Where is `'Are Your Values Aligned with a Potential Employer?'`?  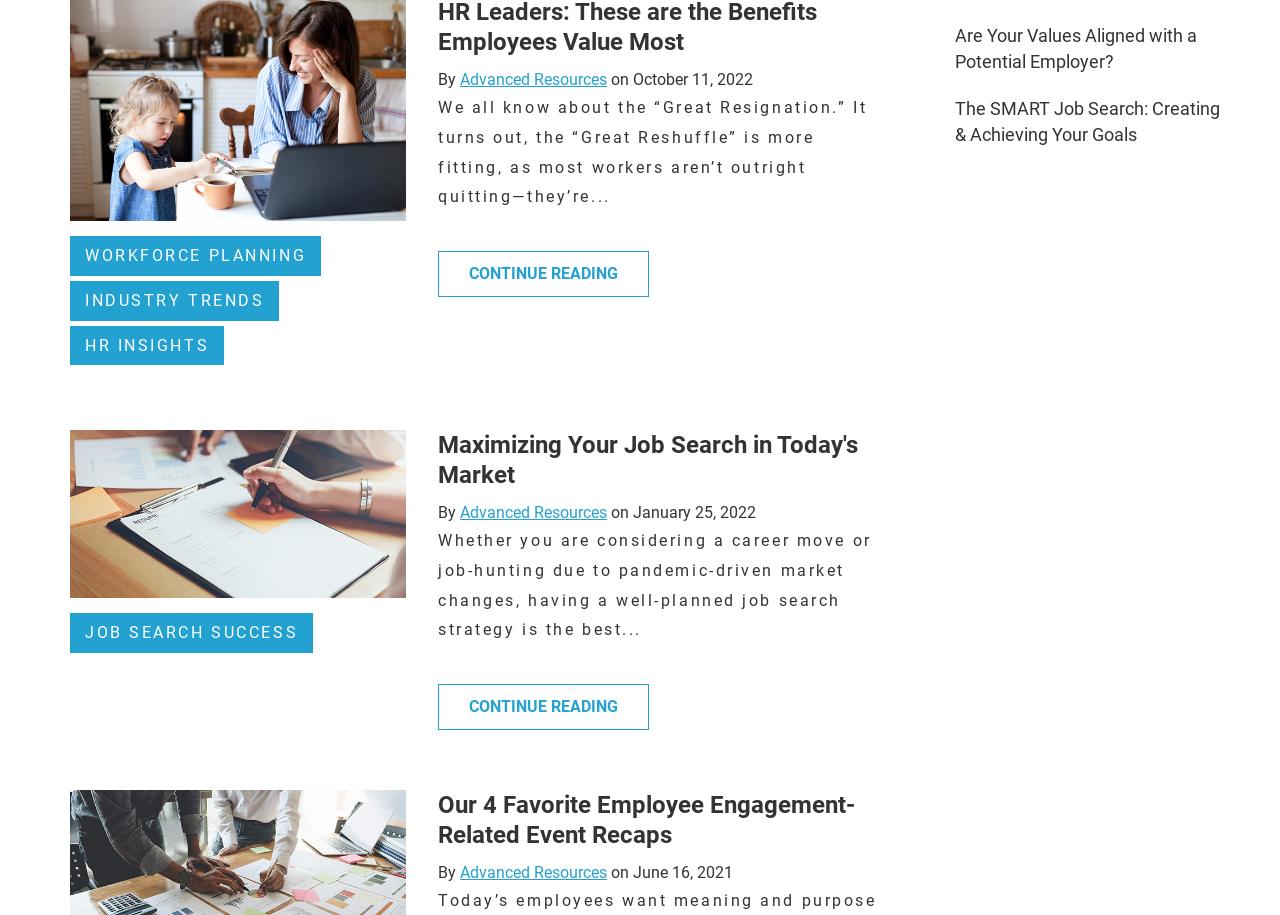
'Are Your Values Aligned with a Potential Employer?' is located at coordinates (1073, 48).